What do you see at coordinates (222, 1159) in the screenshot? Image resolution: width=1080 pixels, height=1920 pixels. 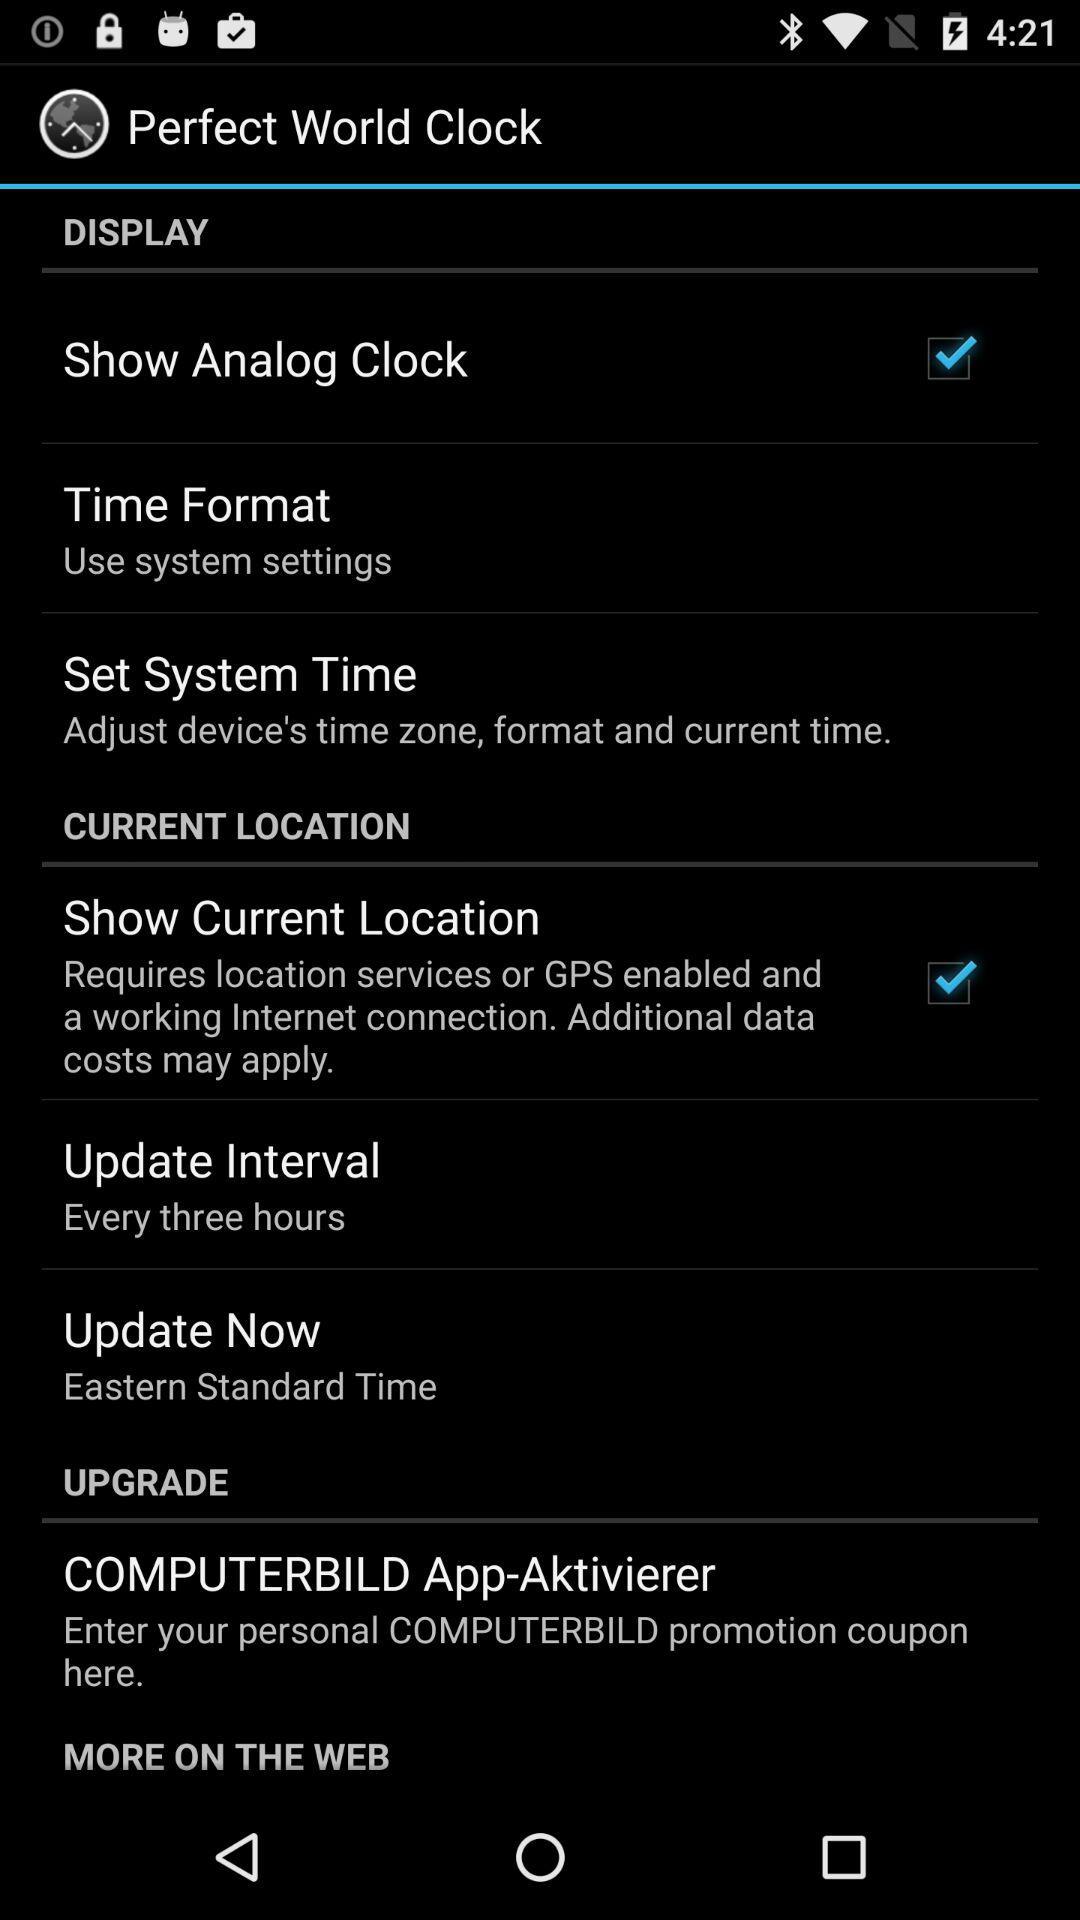 I see `icon below requires location services app` at bounding box center [222, 1159].